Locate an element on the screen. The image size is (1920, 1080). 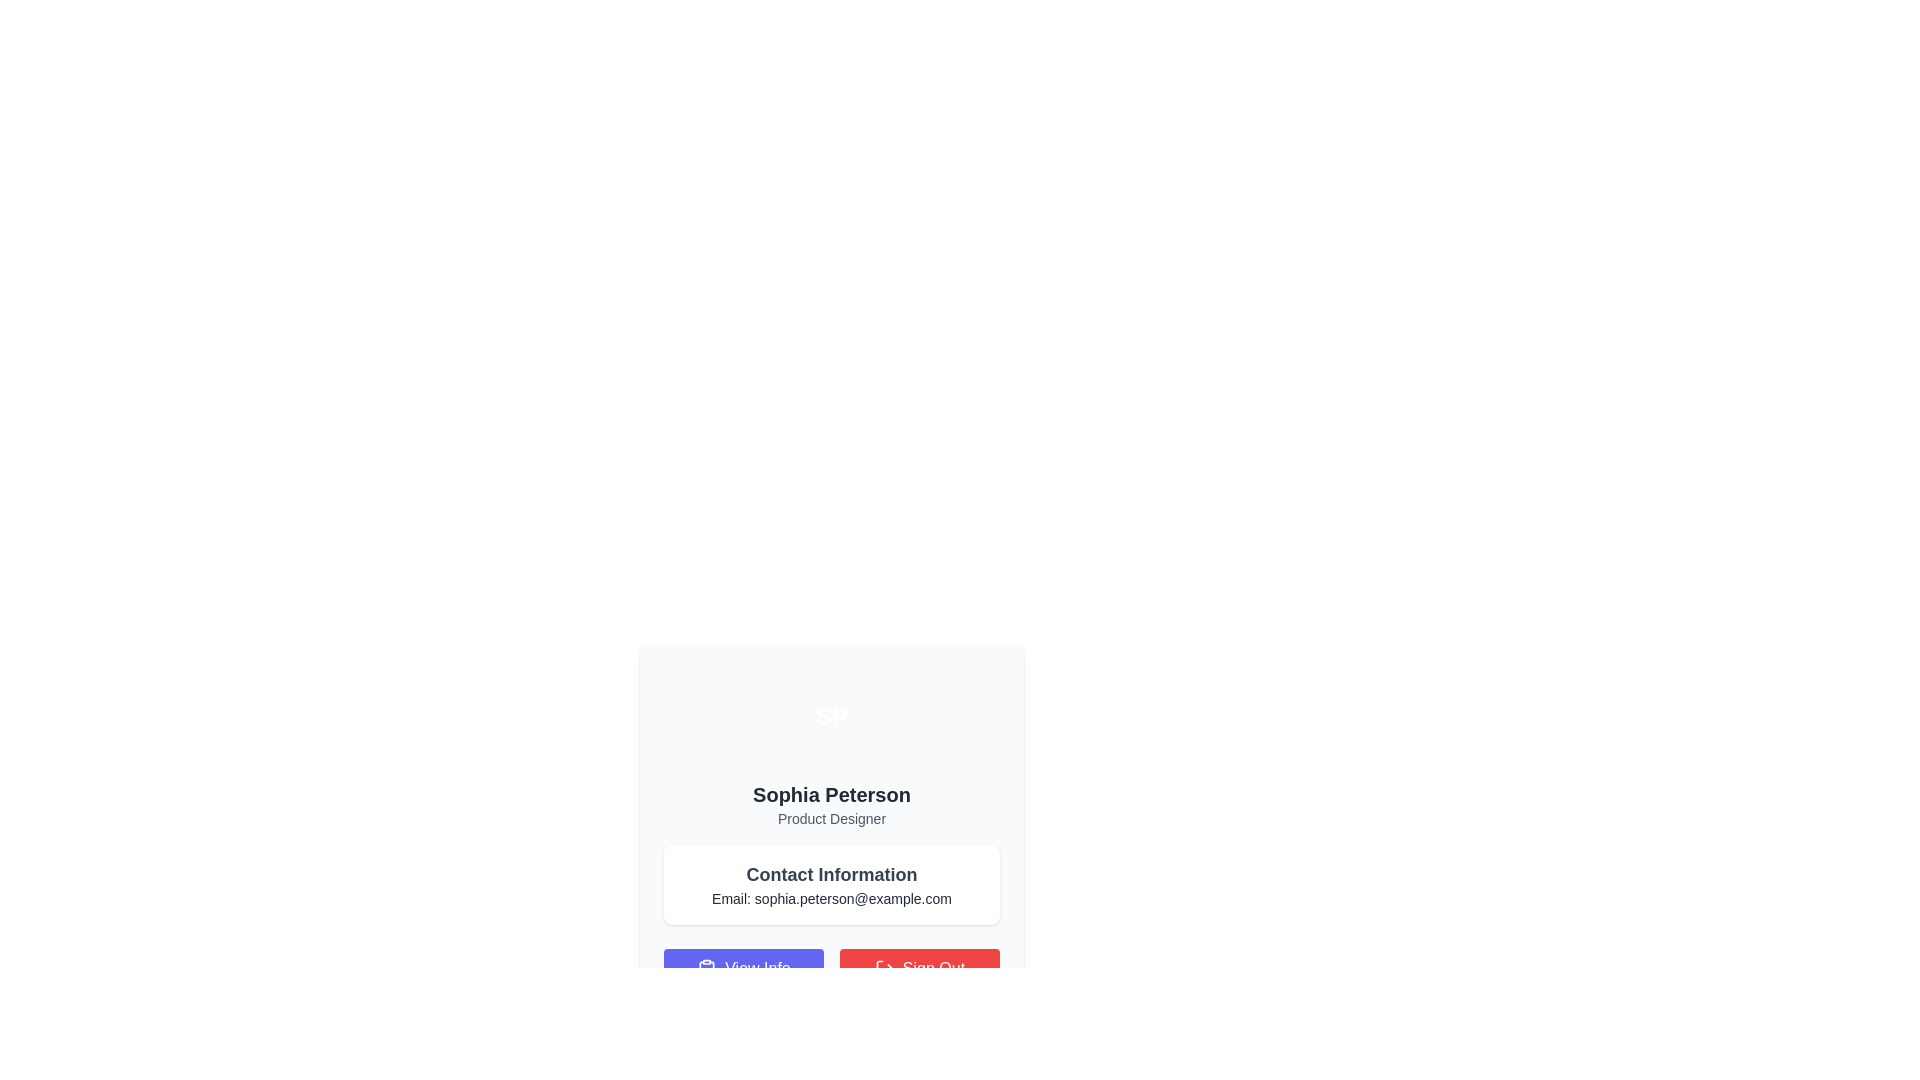
the 'Product Designer' text label, which indicates the role of the individual 'Sophia Peterson' in the profile card is located at coordinates (831, 818).